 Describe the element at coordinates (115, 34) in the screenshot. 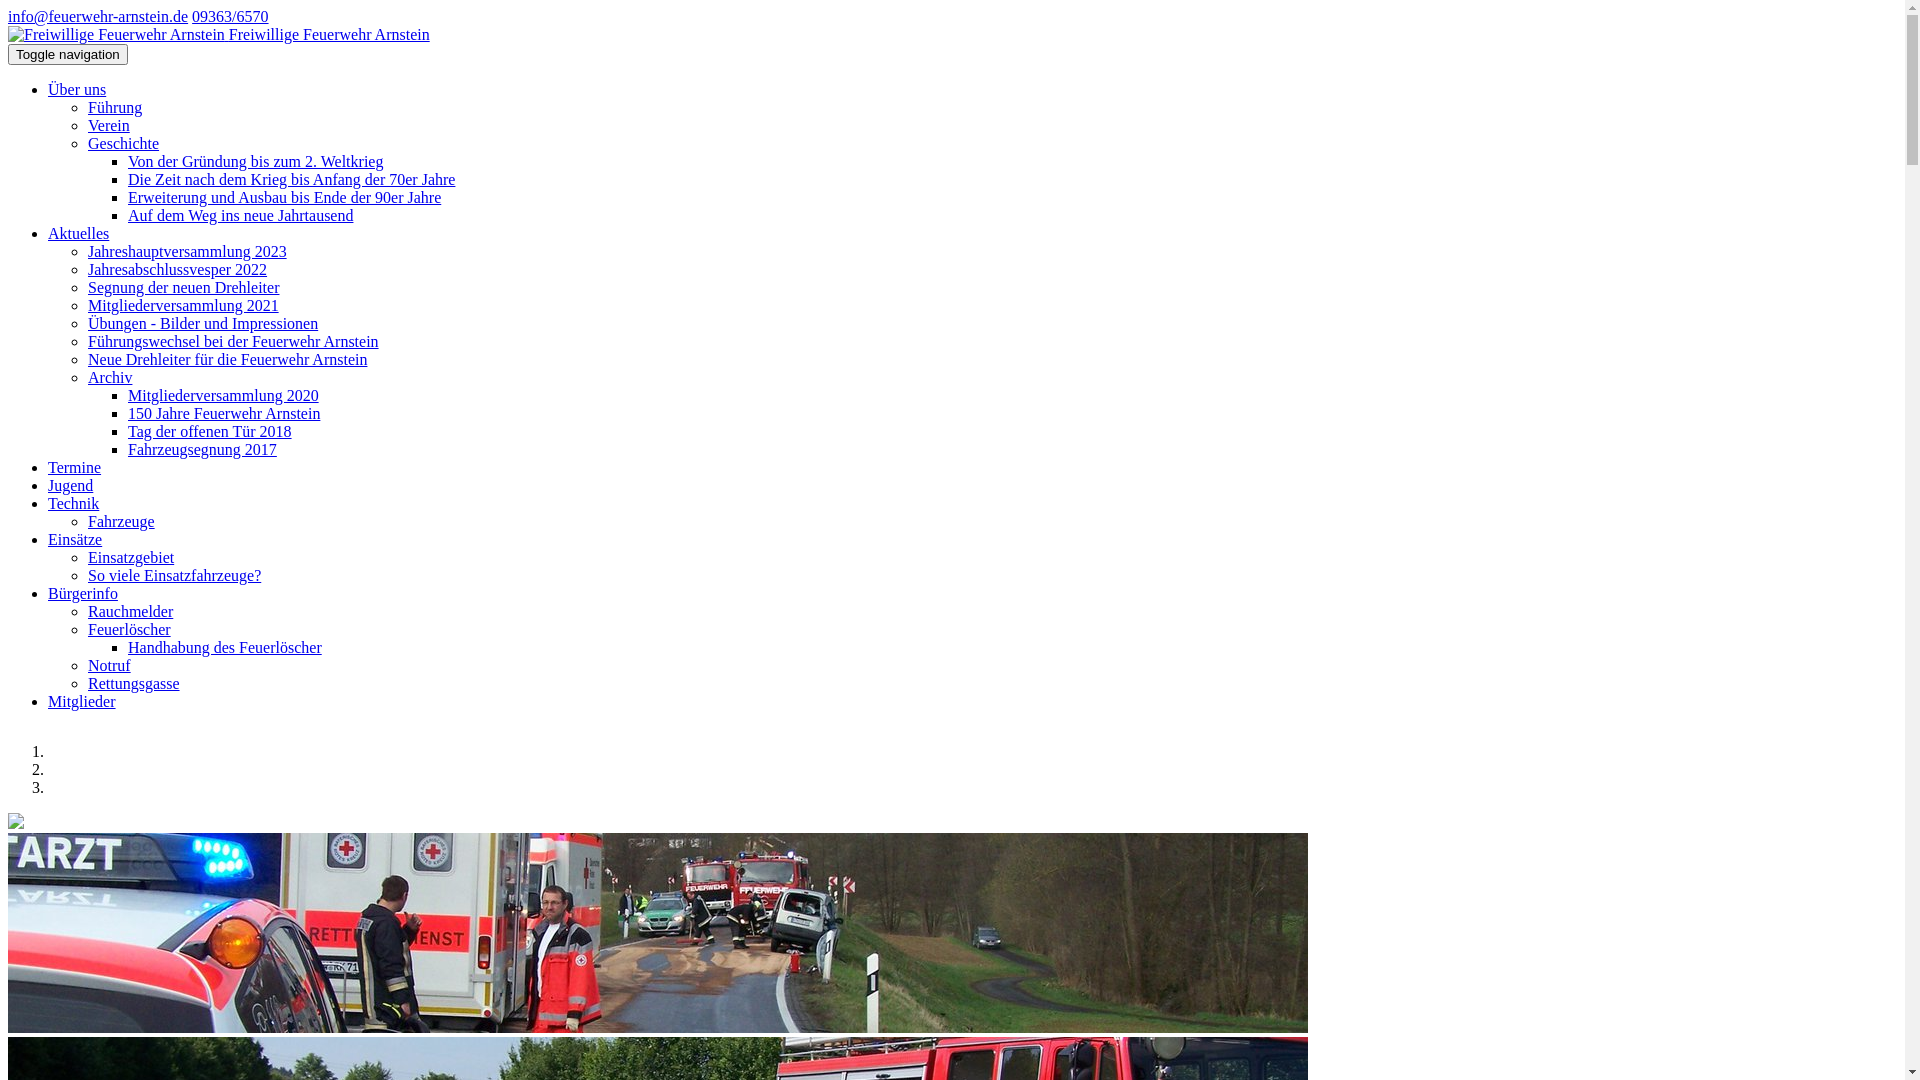

I see `'Freiwillige Feuerwehr Arnstein'` at that location.